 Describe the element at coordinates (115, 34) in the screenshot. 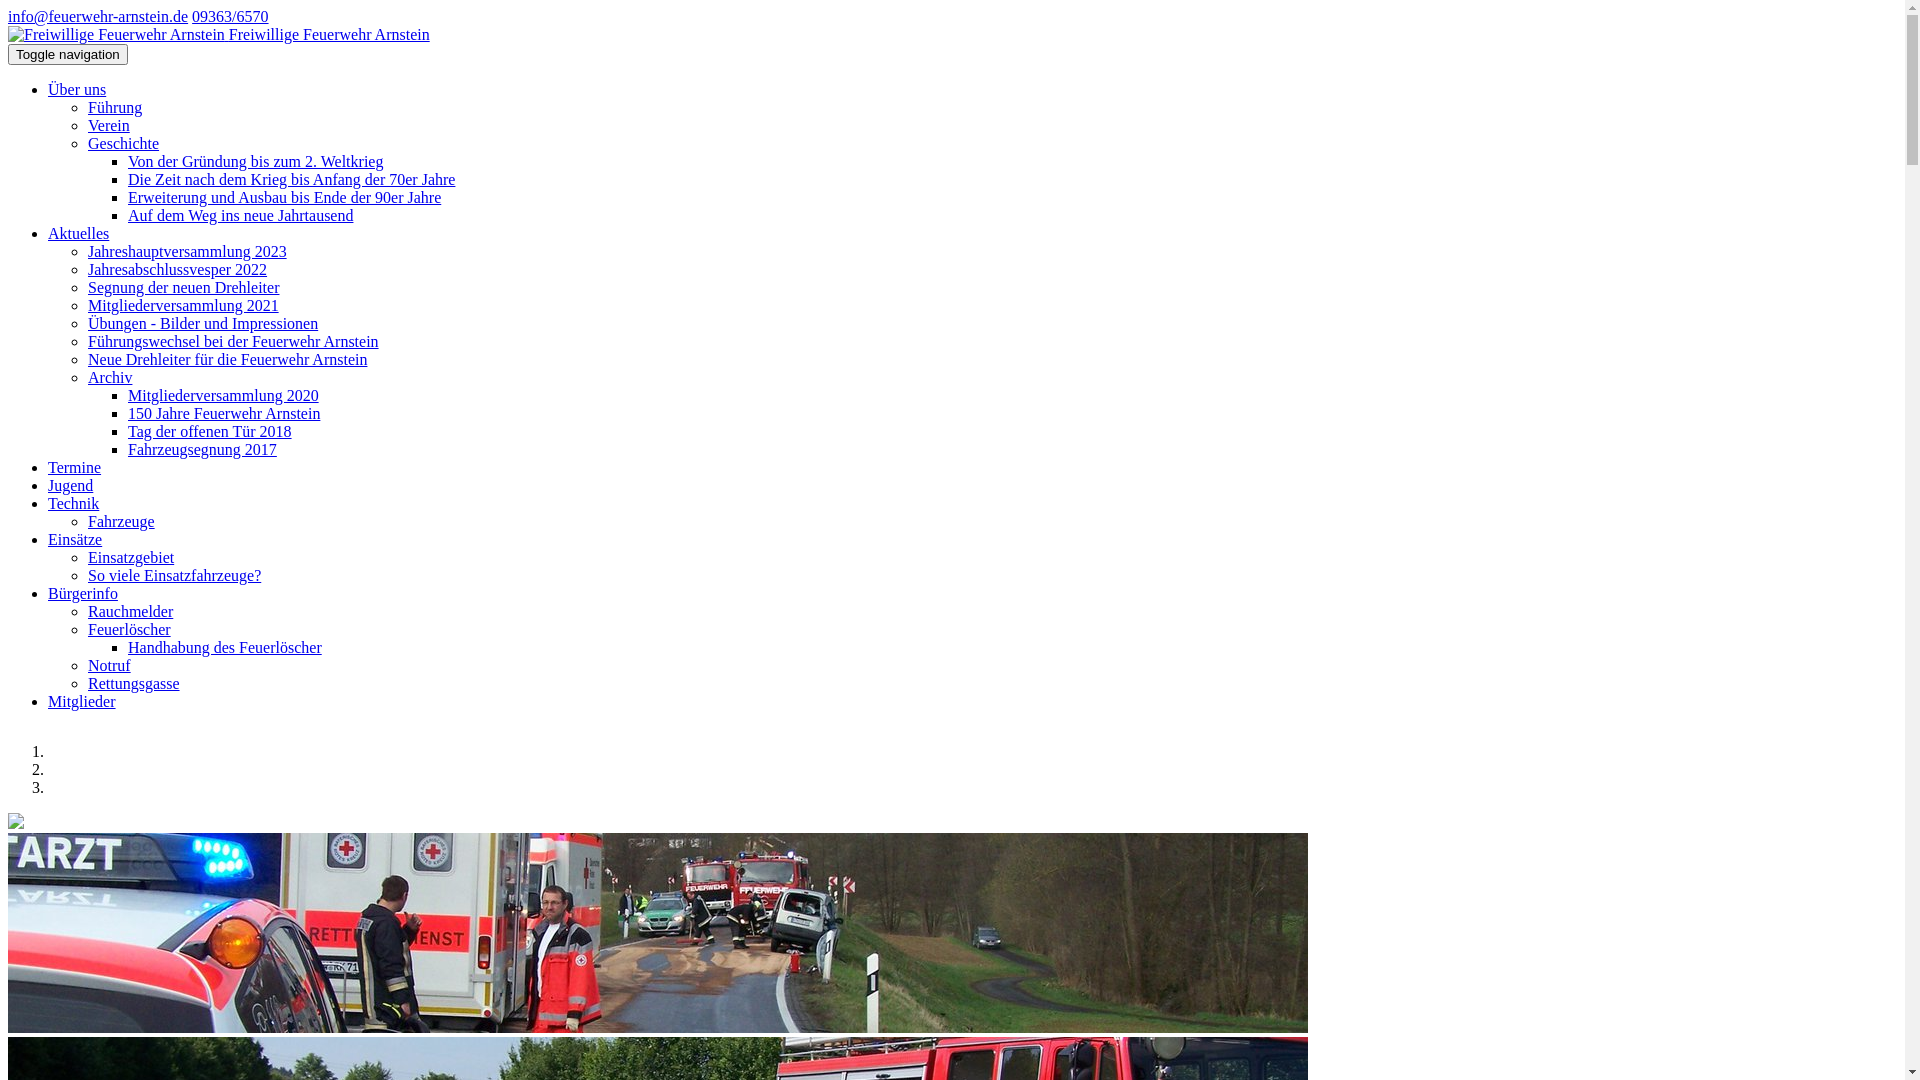

I see `'Freiwillige Feuerwehr Arnstein'` at that location.